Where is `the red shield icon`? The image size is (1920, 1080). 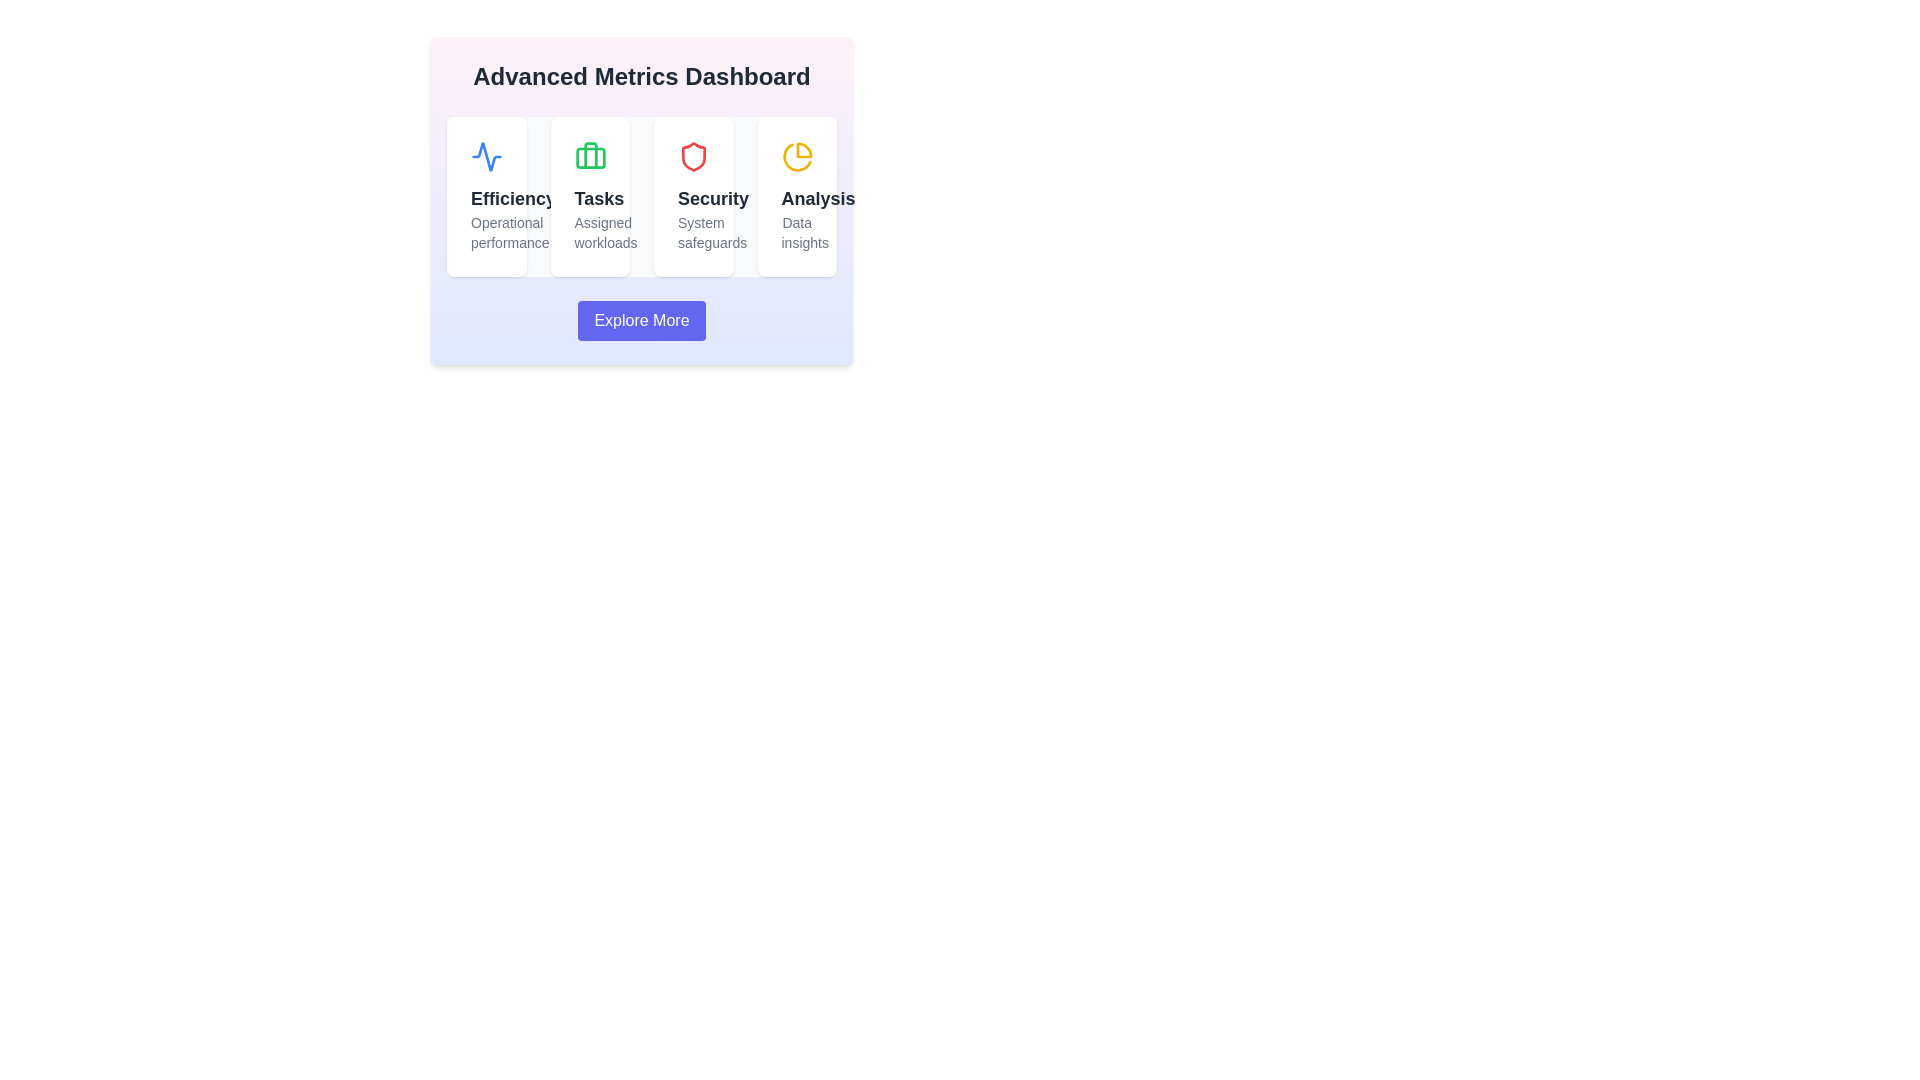 the red shield icon is located at coordinates (694, 156).